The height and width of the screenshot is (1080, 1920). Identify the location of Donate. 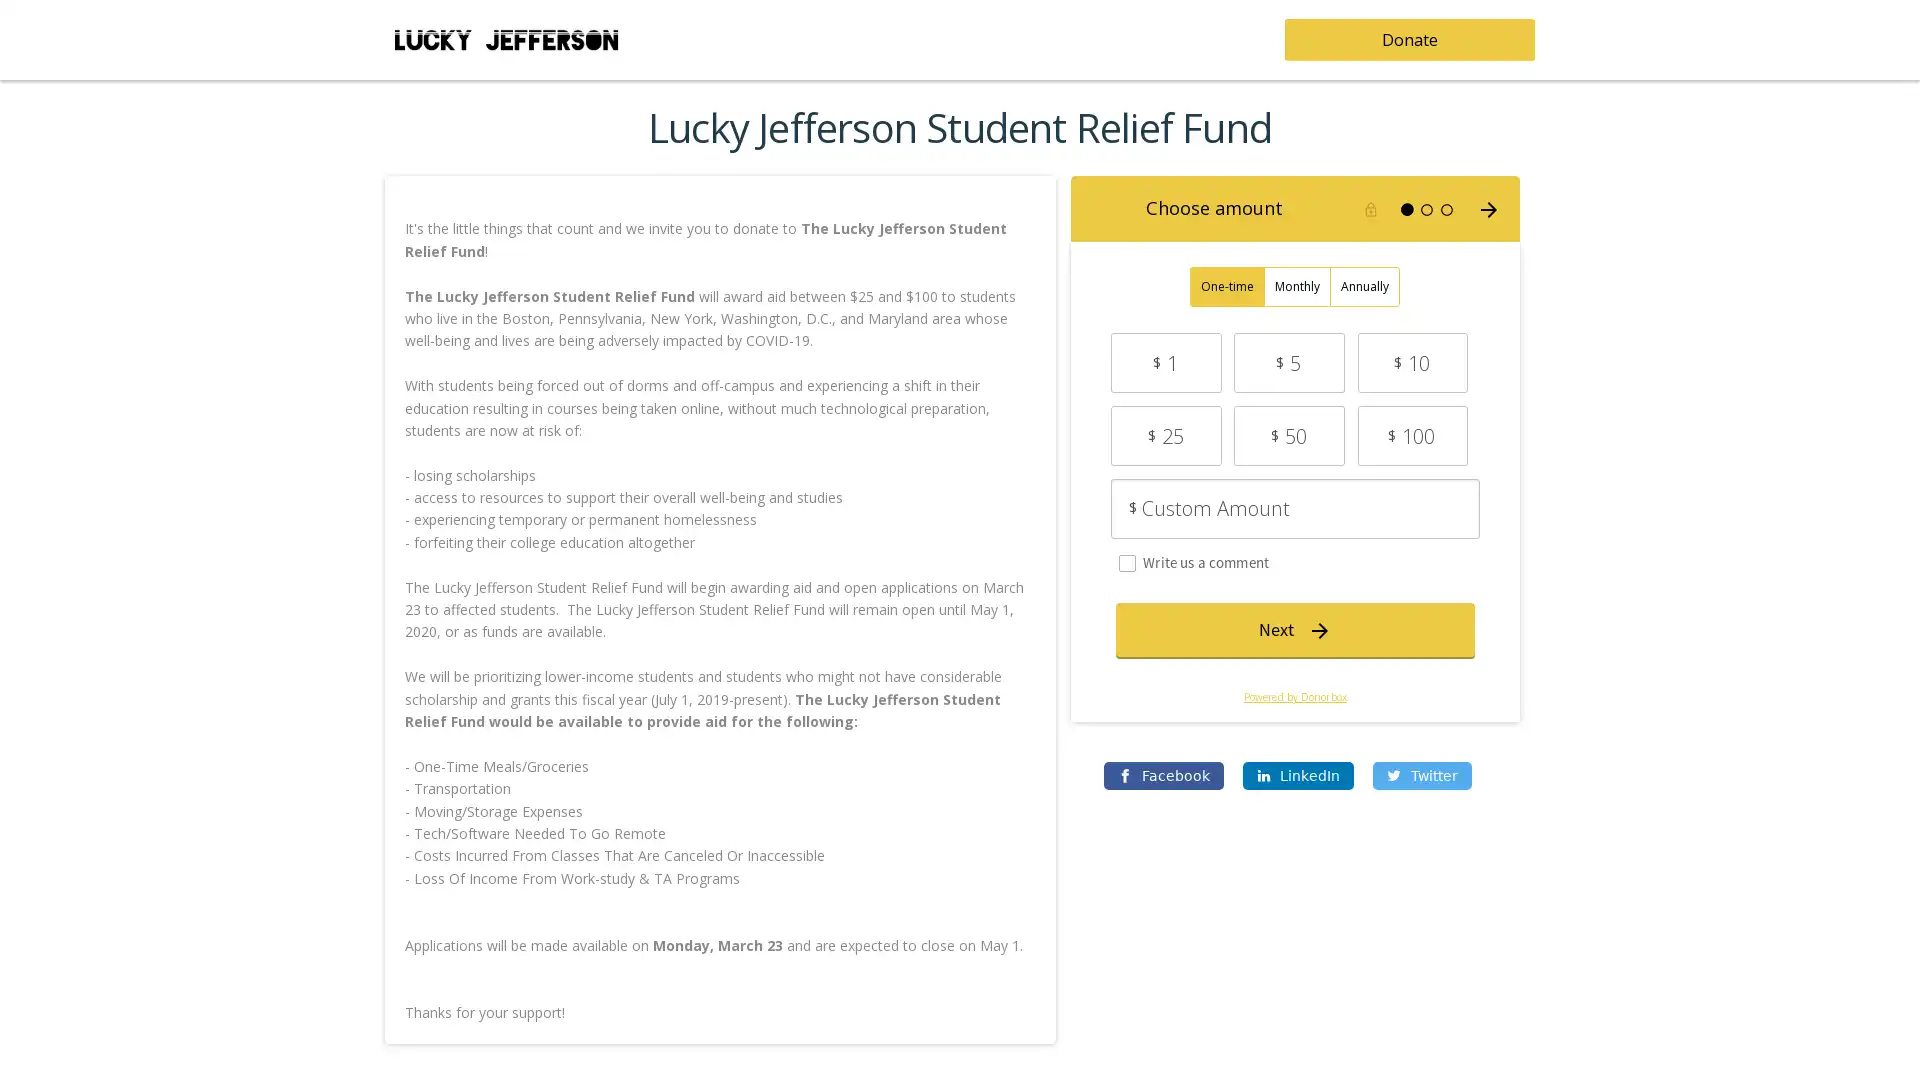
(1408, 39).